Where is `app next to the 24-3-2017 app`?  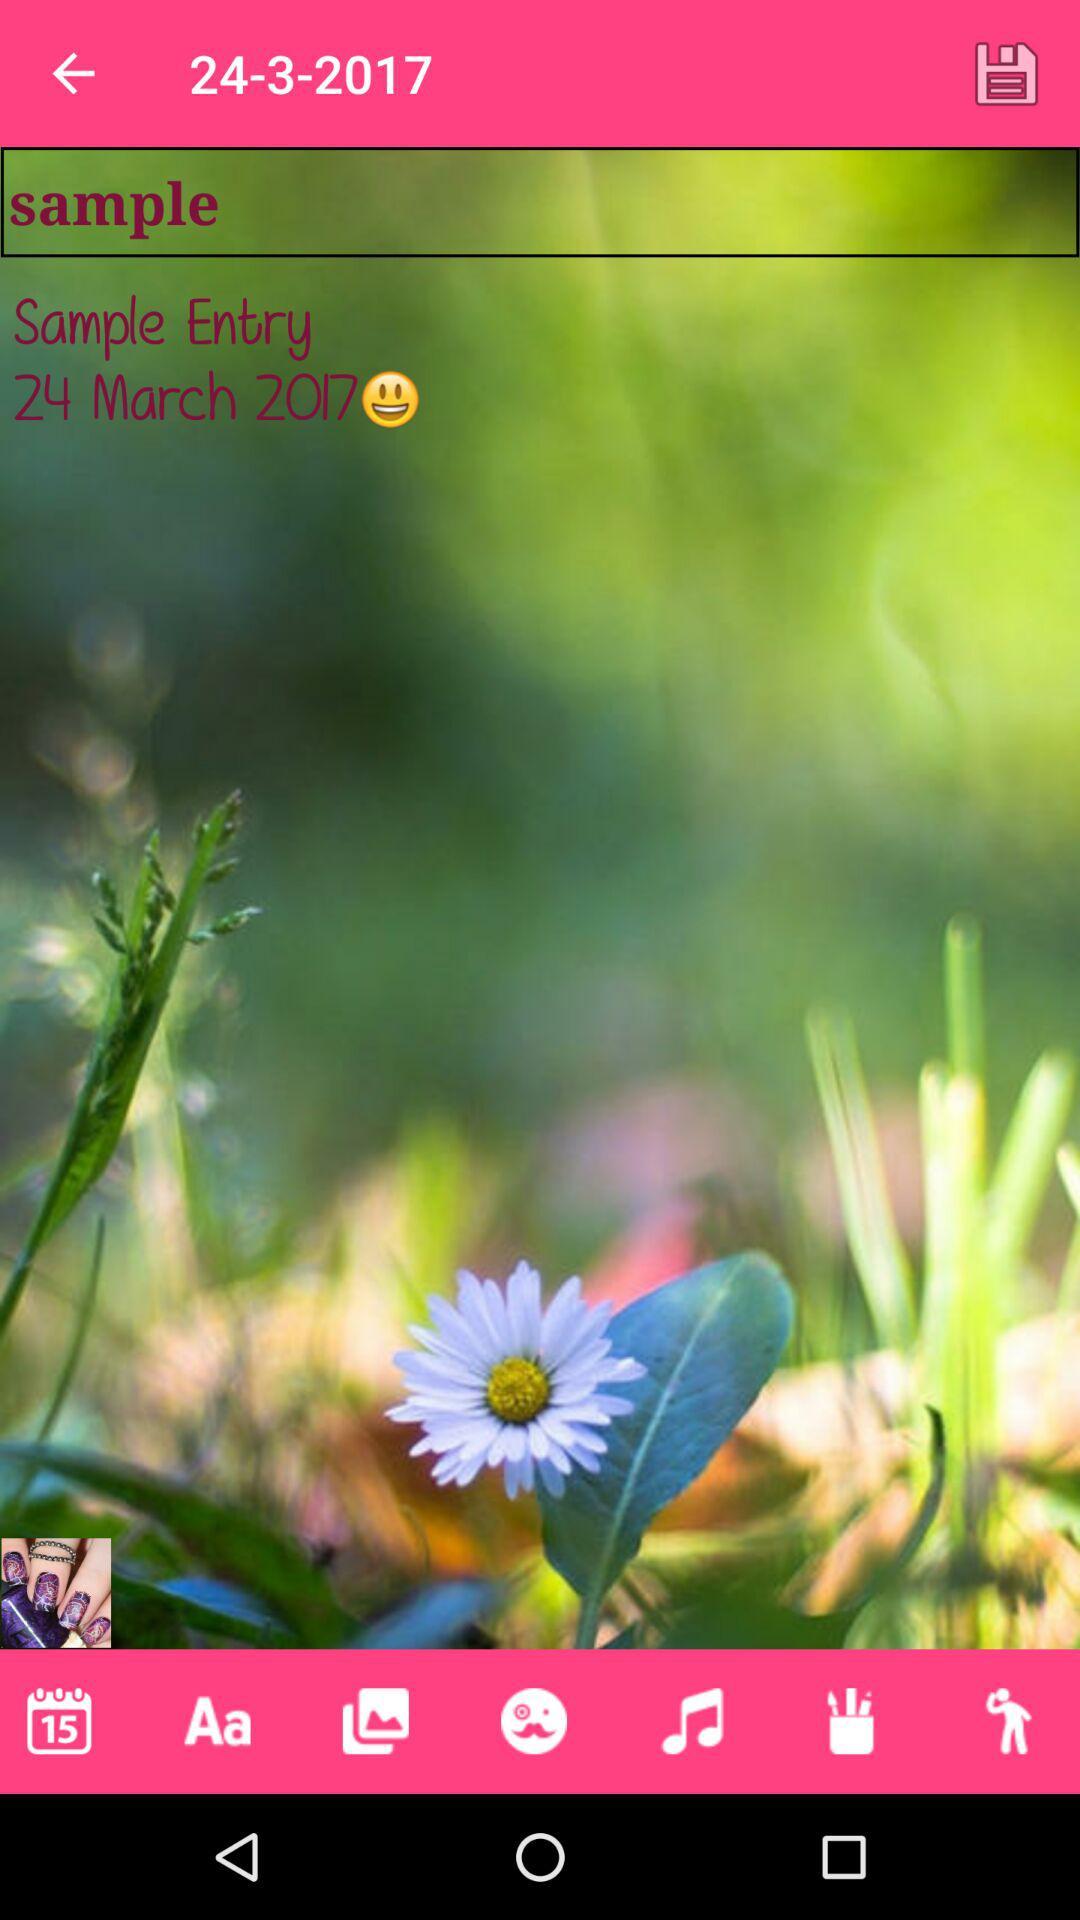
app next to the 24-3-2017 app is located at coordinates (72, 73).